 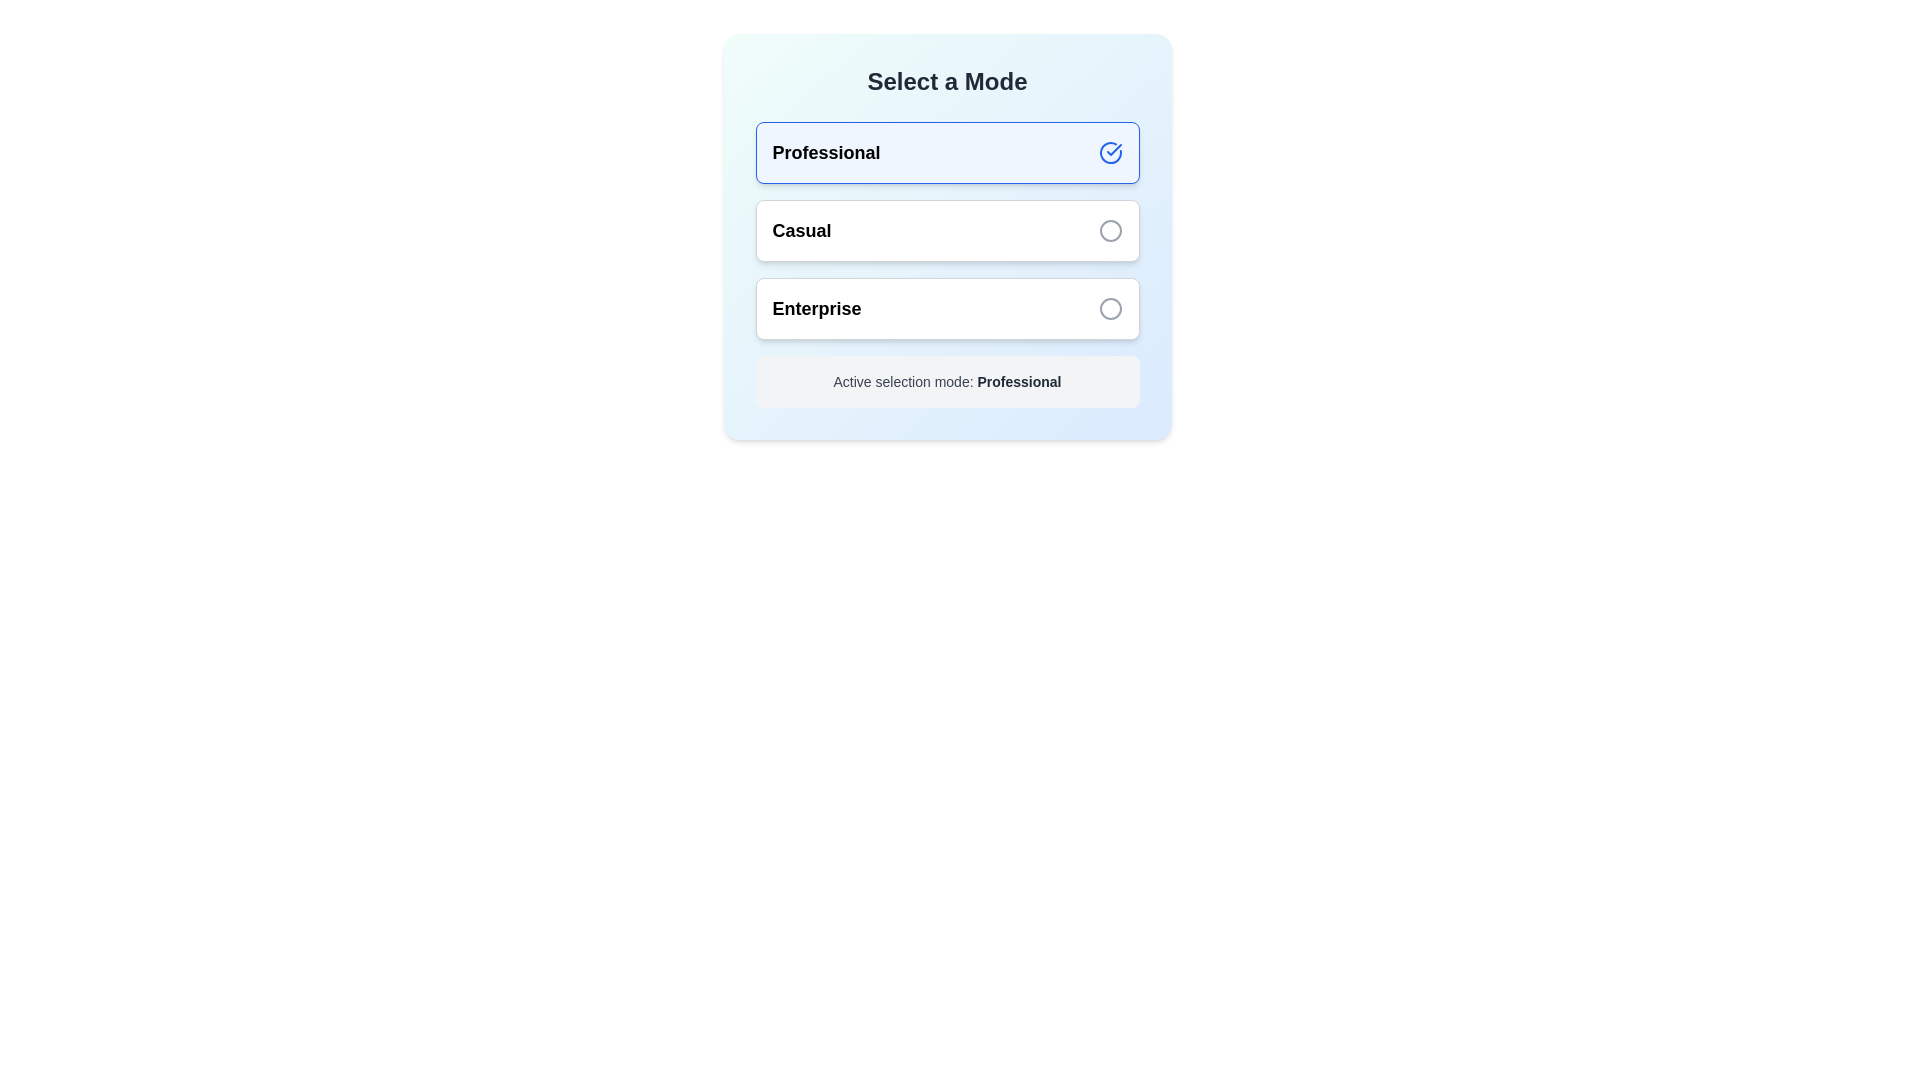 I want to click on the text element displaying 'Professional', which is bolded and part of the message 'Active selection mode: Professional', so click(x=1019, y=381).